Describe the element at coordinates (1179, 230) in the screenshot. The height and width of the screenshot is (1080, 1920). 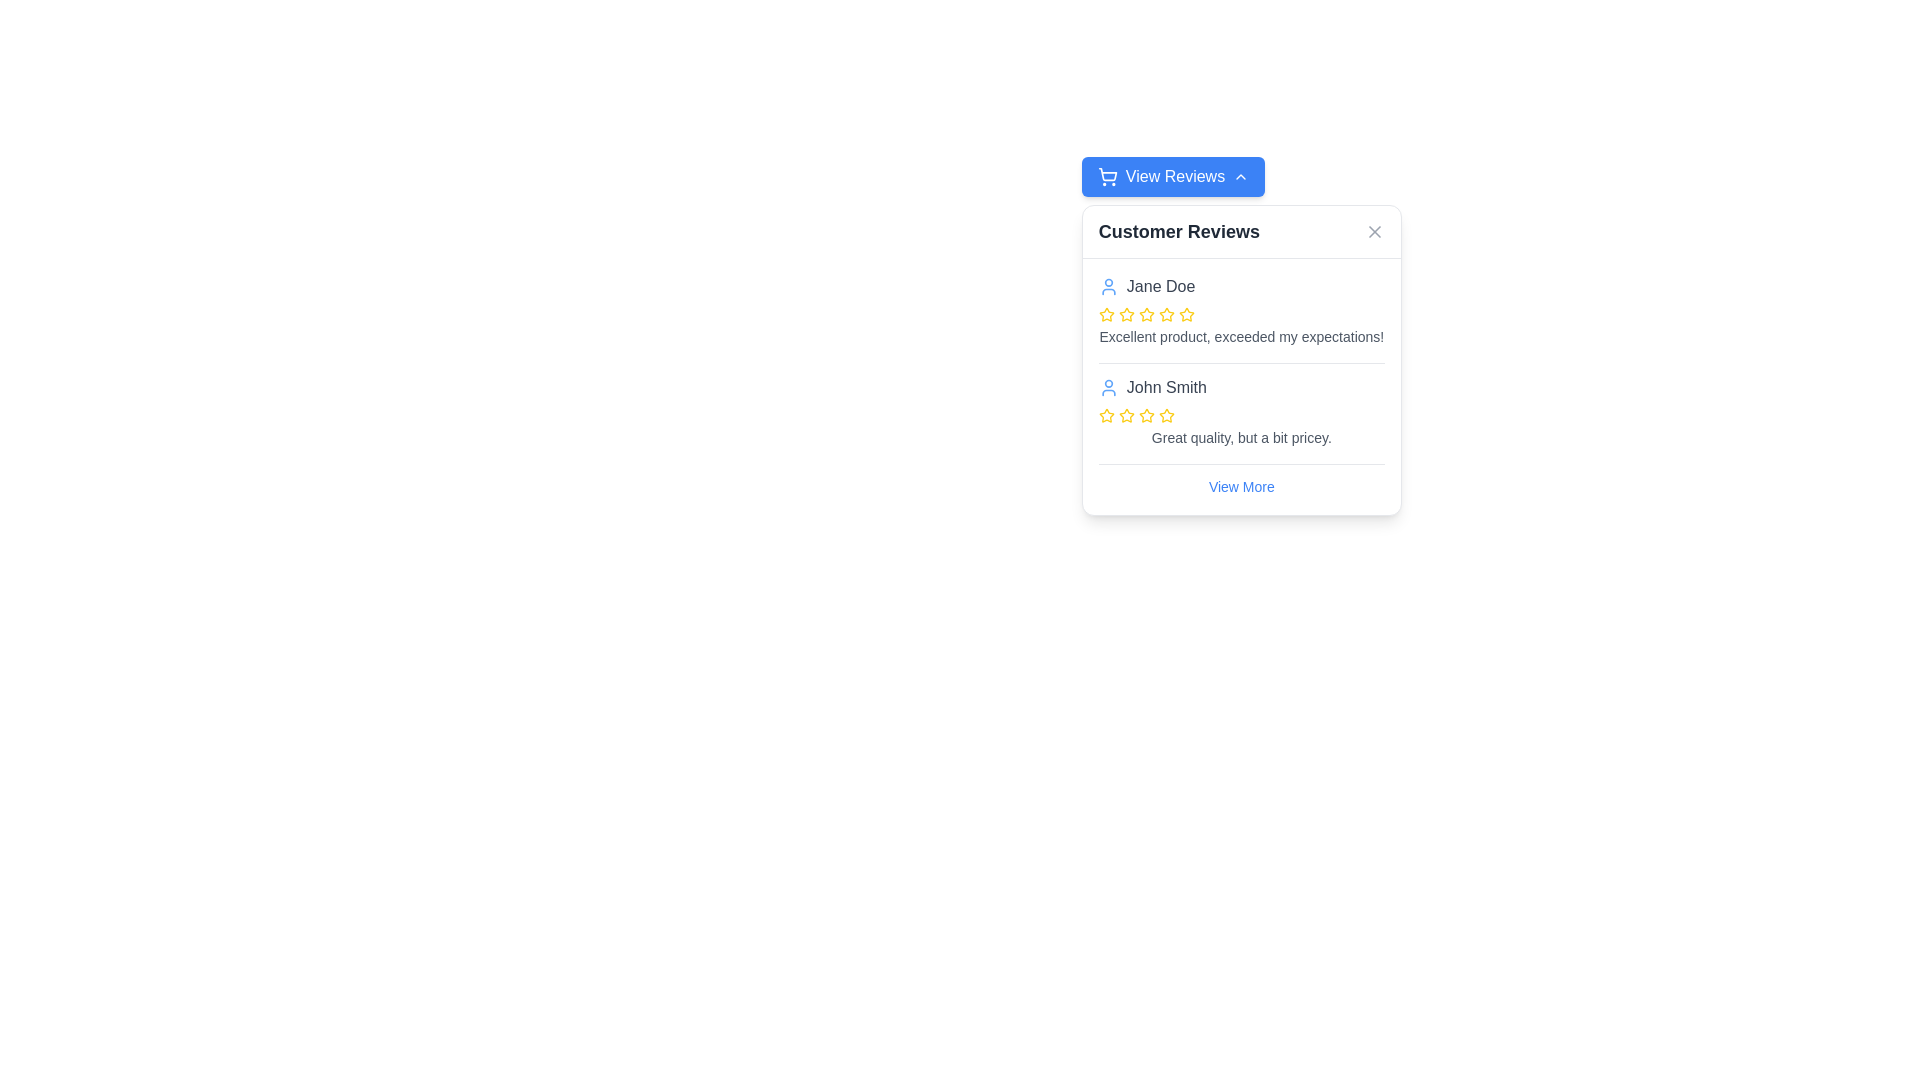
I see `the prominent text label that reads 'Customer Reviews', which is styled in a large, bold font, centered within a white background at the top of the review section` at that location.